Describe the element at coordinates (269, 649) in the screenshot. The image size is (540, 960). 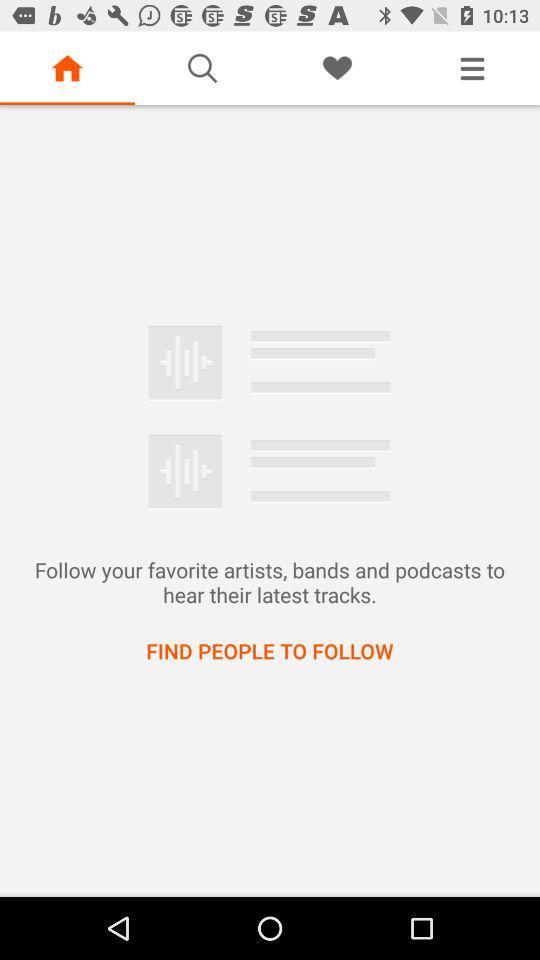
I see `the icon below the follow your favorite item` at that location.